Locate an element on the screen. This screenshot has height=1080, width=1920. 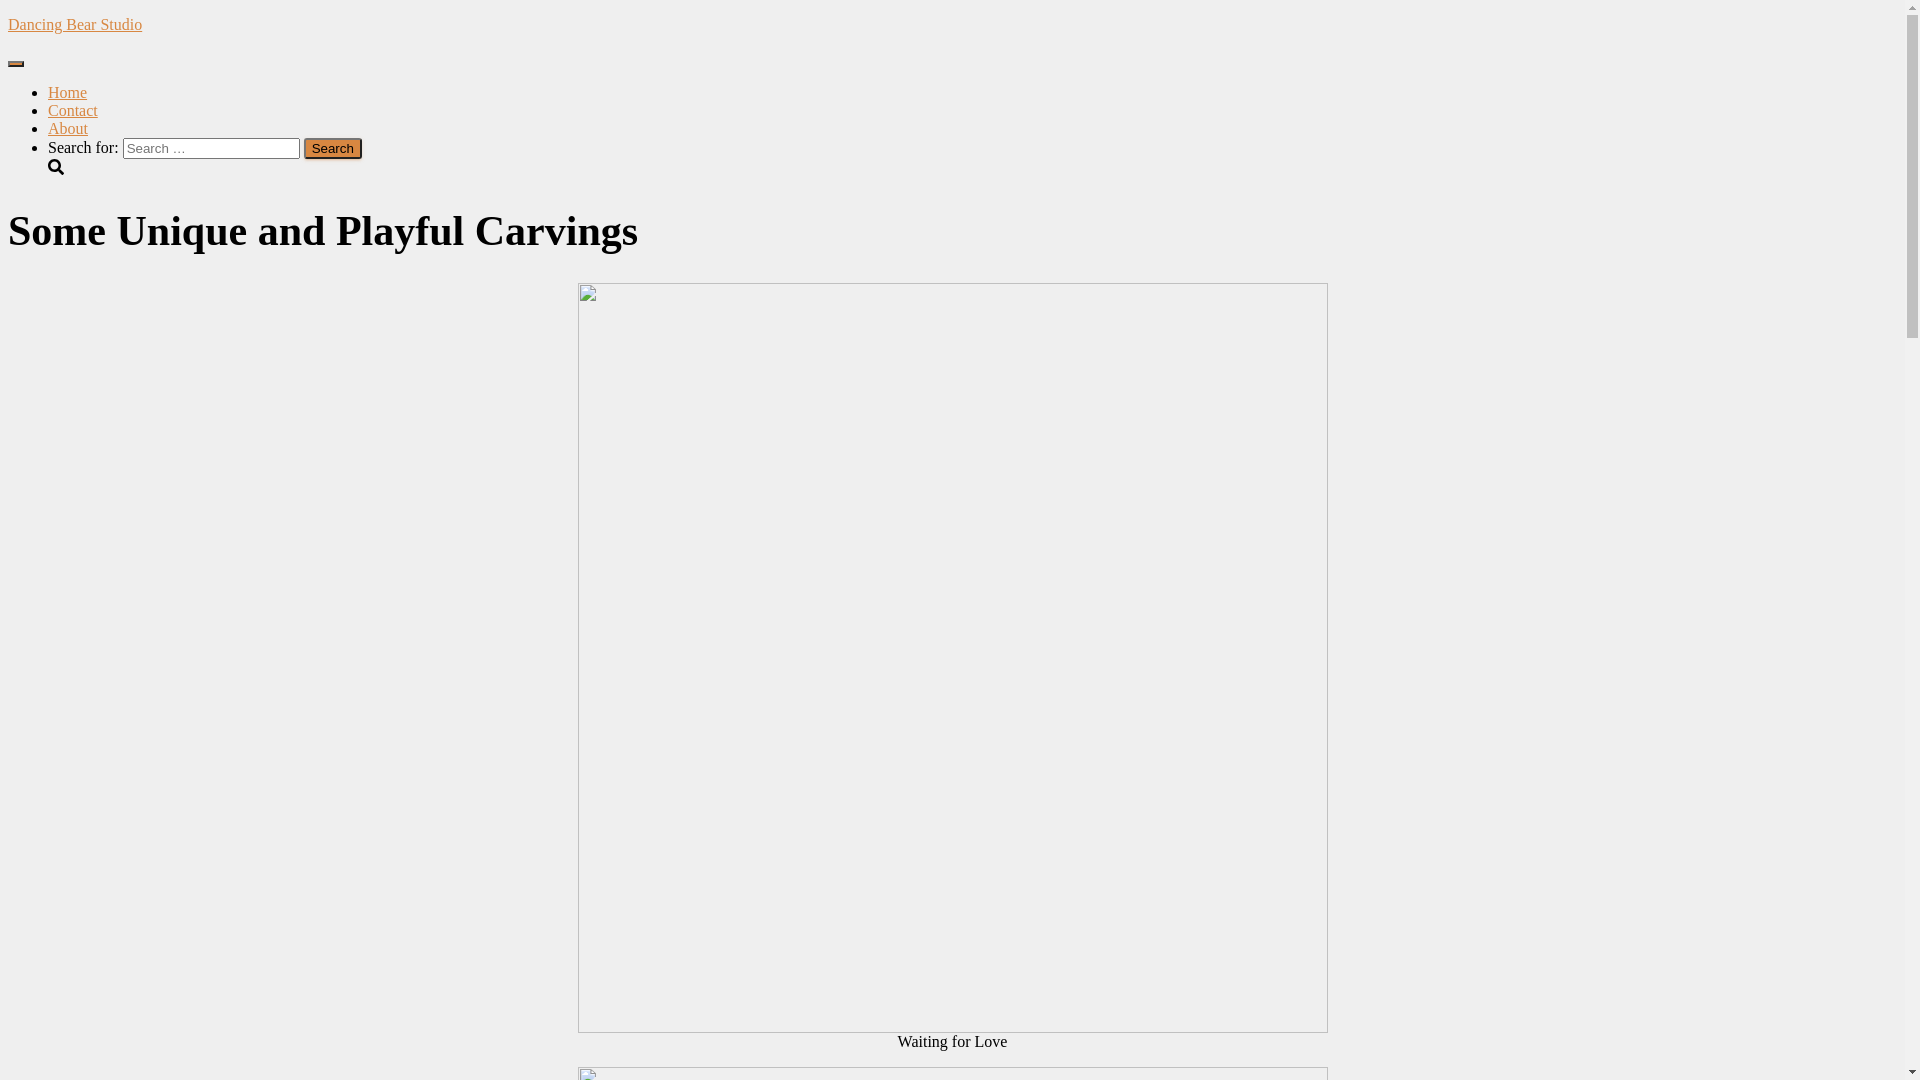
'About' is located at coordinates (67, 128).